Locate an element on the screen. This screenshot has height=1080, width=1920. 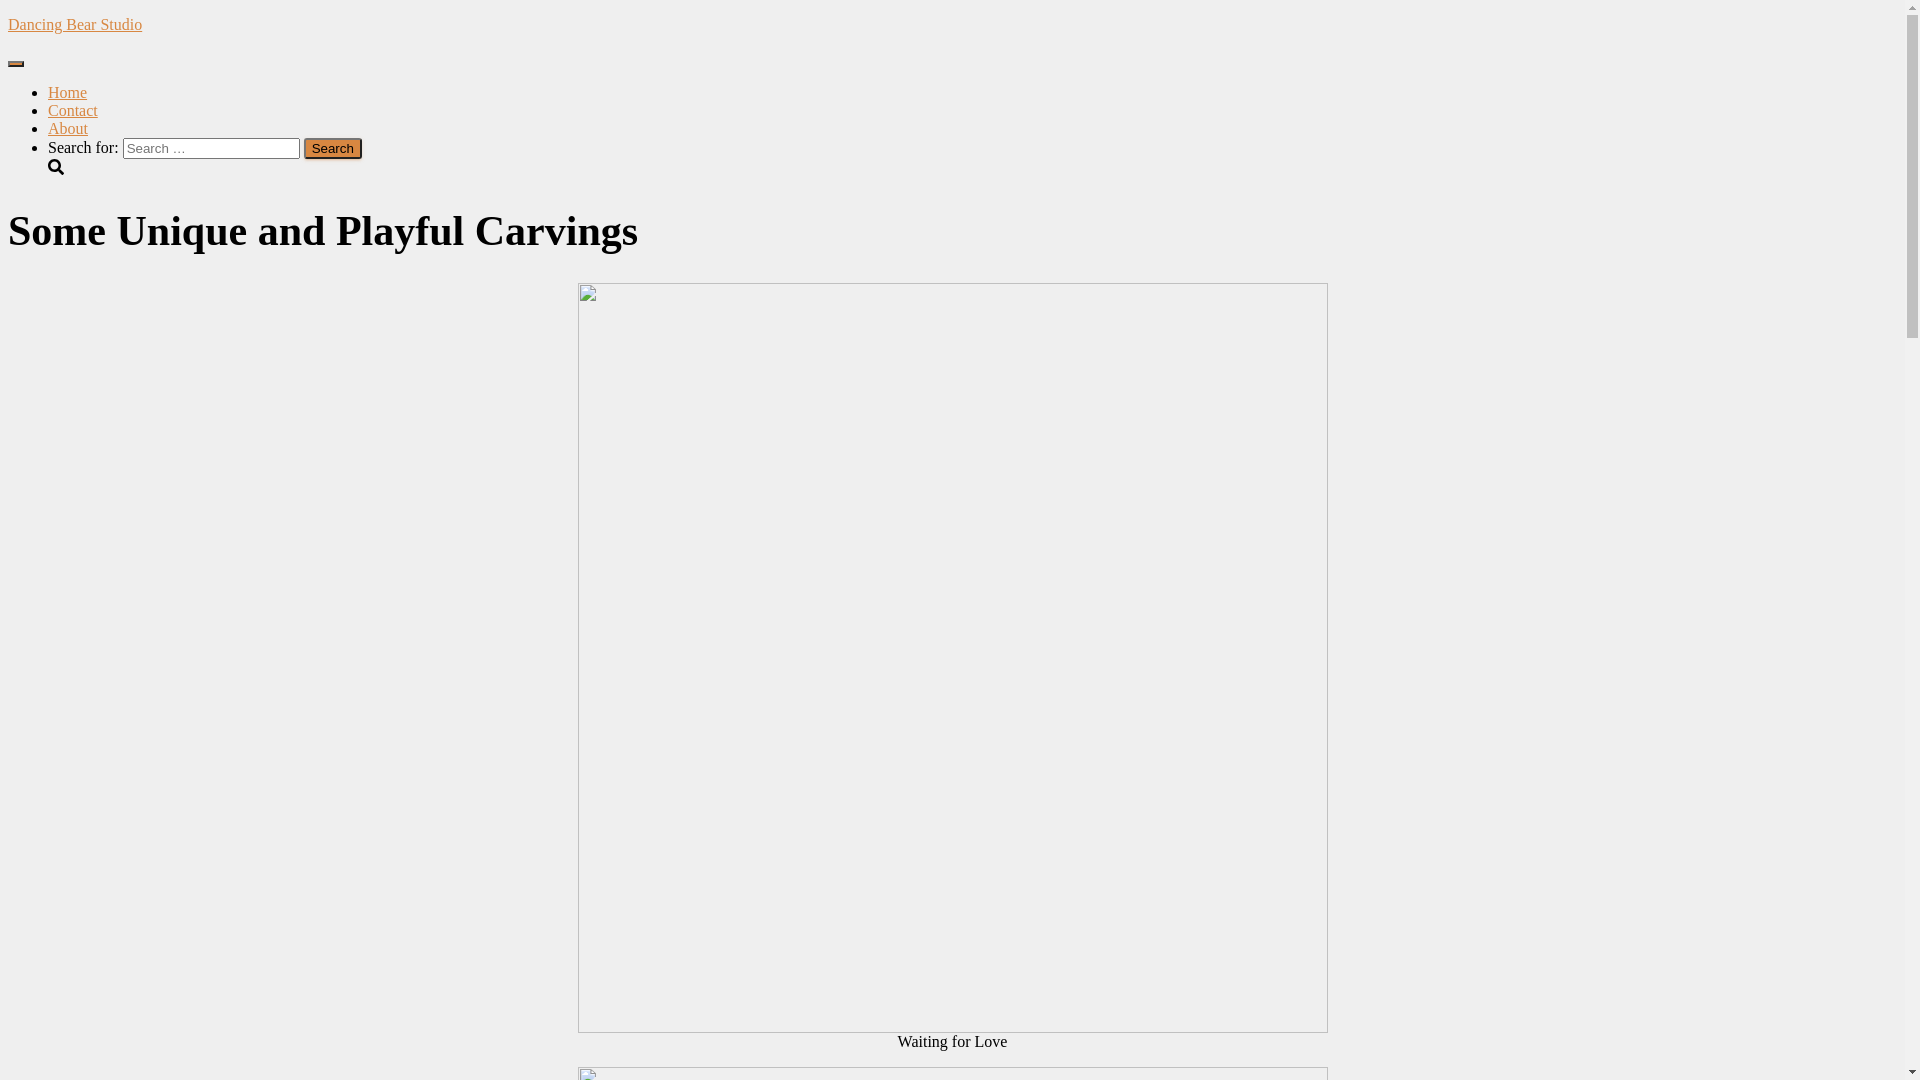
'About' is located at coordinates (67, 128).